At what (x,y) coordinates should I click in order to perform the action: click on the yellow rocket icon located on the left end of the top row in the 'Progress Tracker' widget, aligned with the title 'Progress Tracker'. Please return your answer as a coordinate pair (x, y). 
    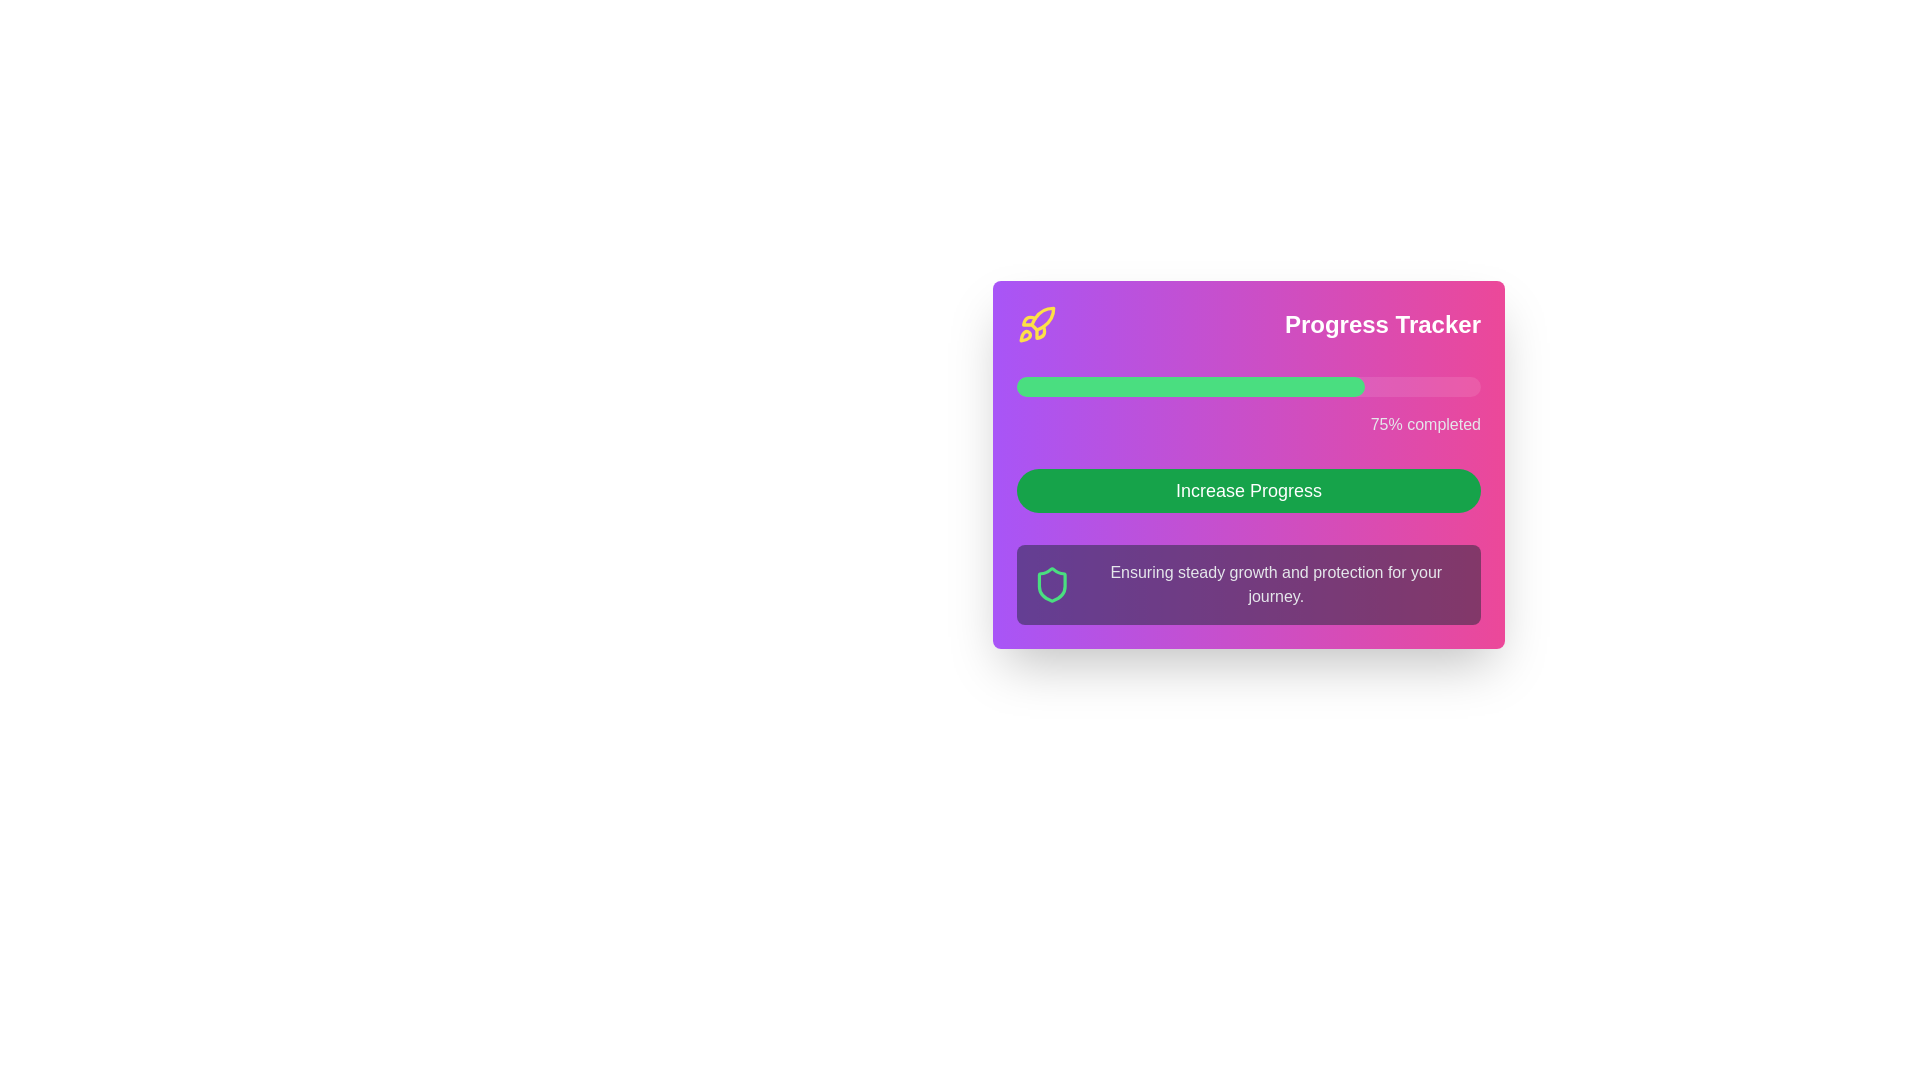
    Looking at the image, I should click on (1036, 323).